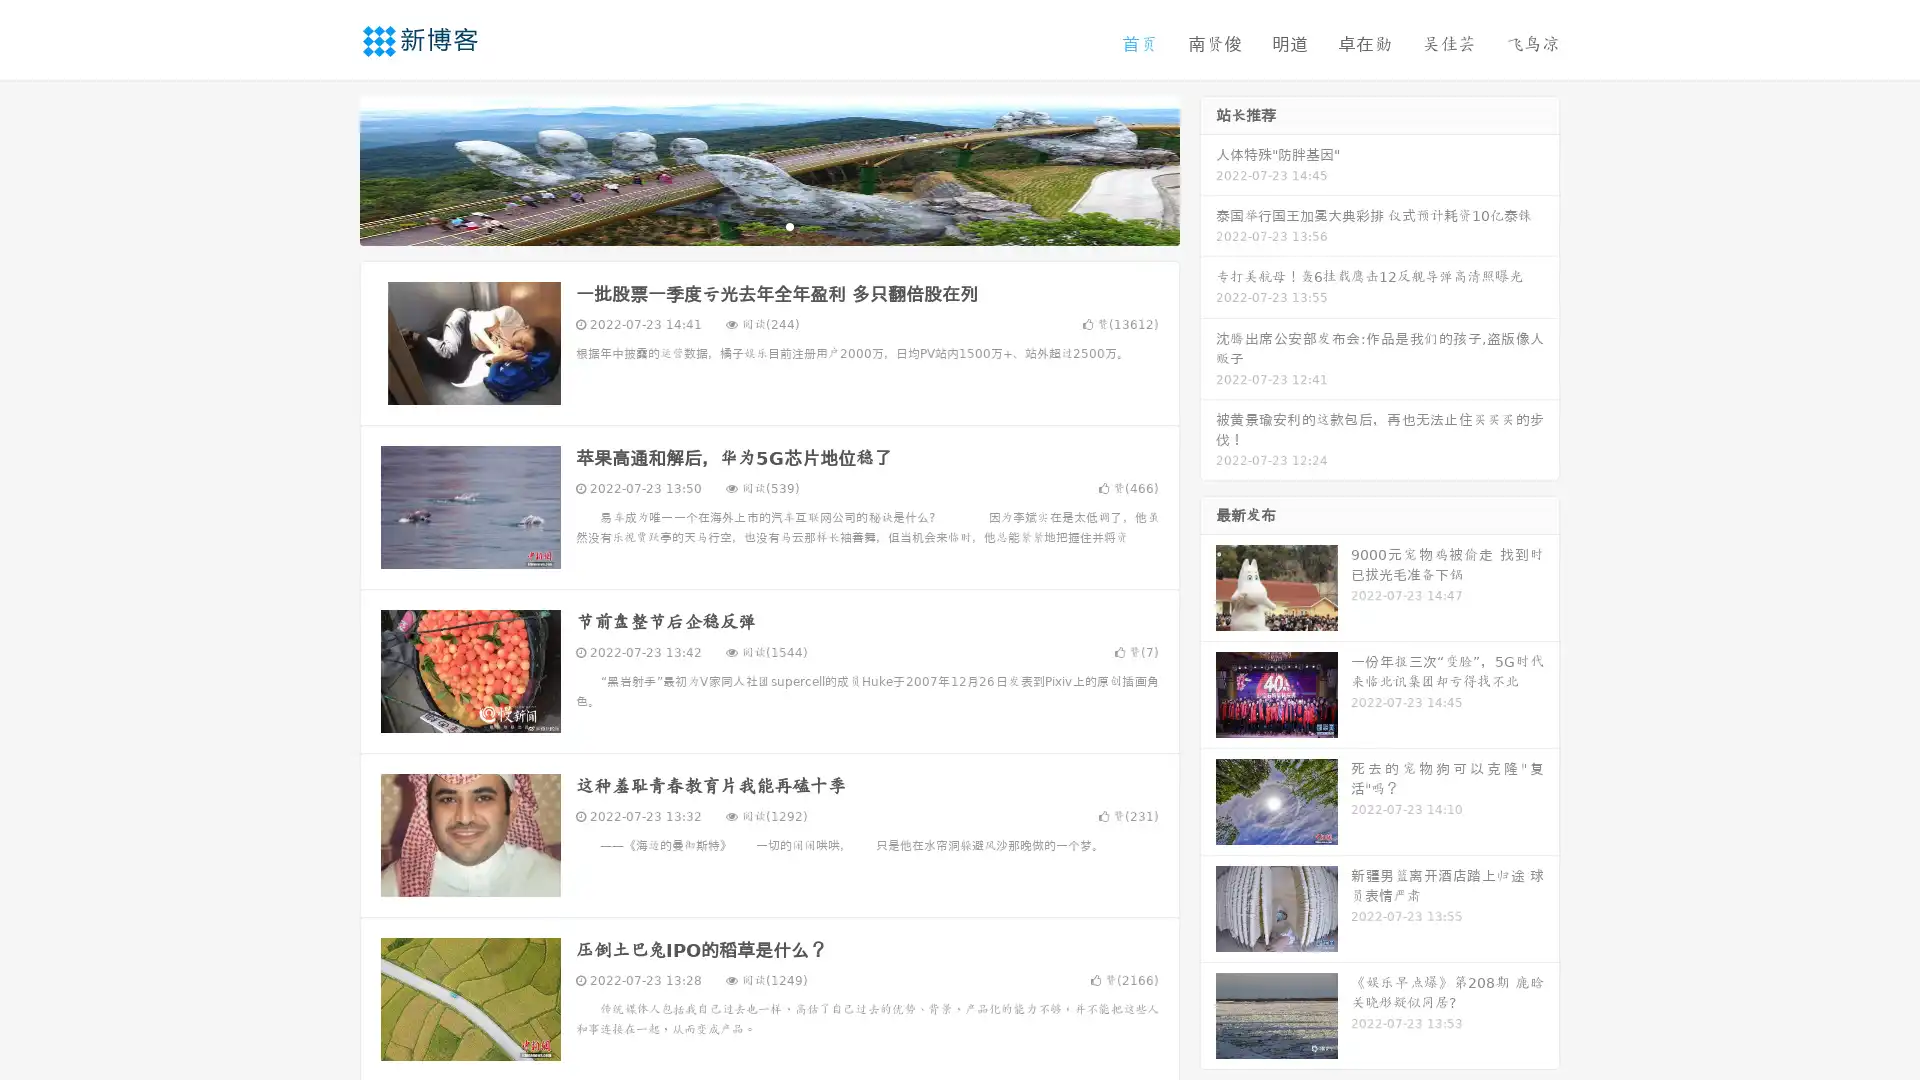 This screenshot has width=1920, height=1080. What do you see at coordinates (1208, 168) in the screenshot?
I see `Next slide` at bounding box center [1208, 168].